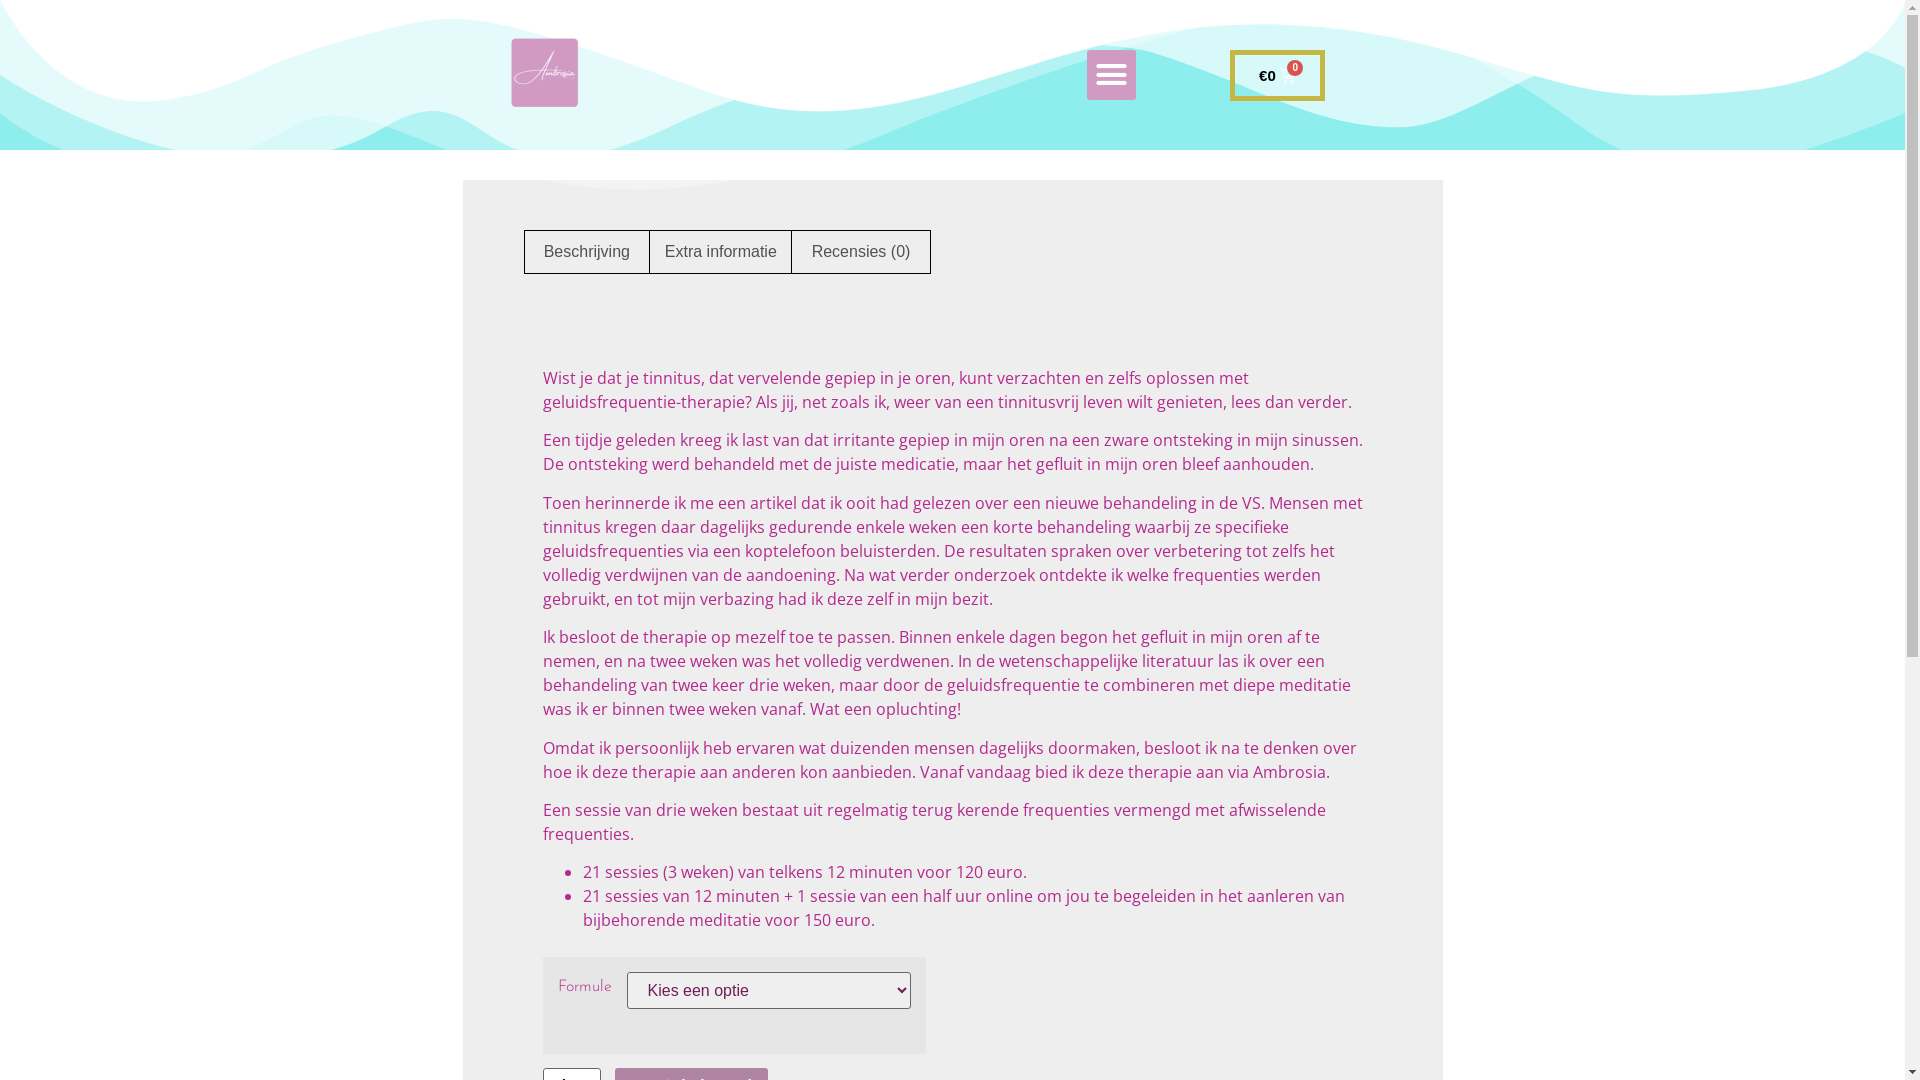 The height and width of the screenshot is (1080, 1920). I want to click on 'Beschrijving', so click(523, 250).